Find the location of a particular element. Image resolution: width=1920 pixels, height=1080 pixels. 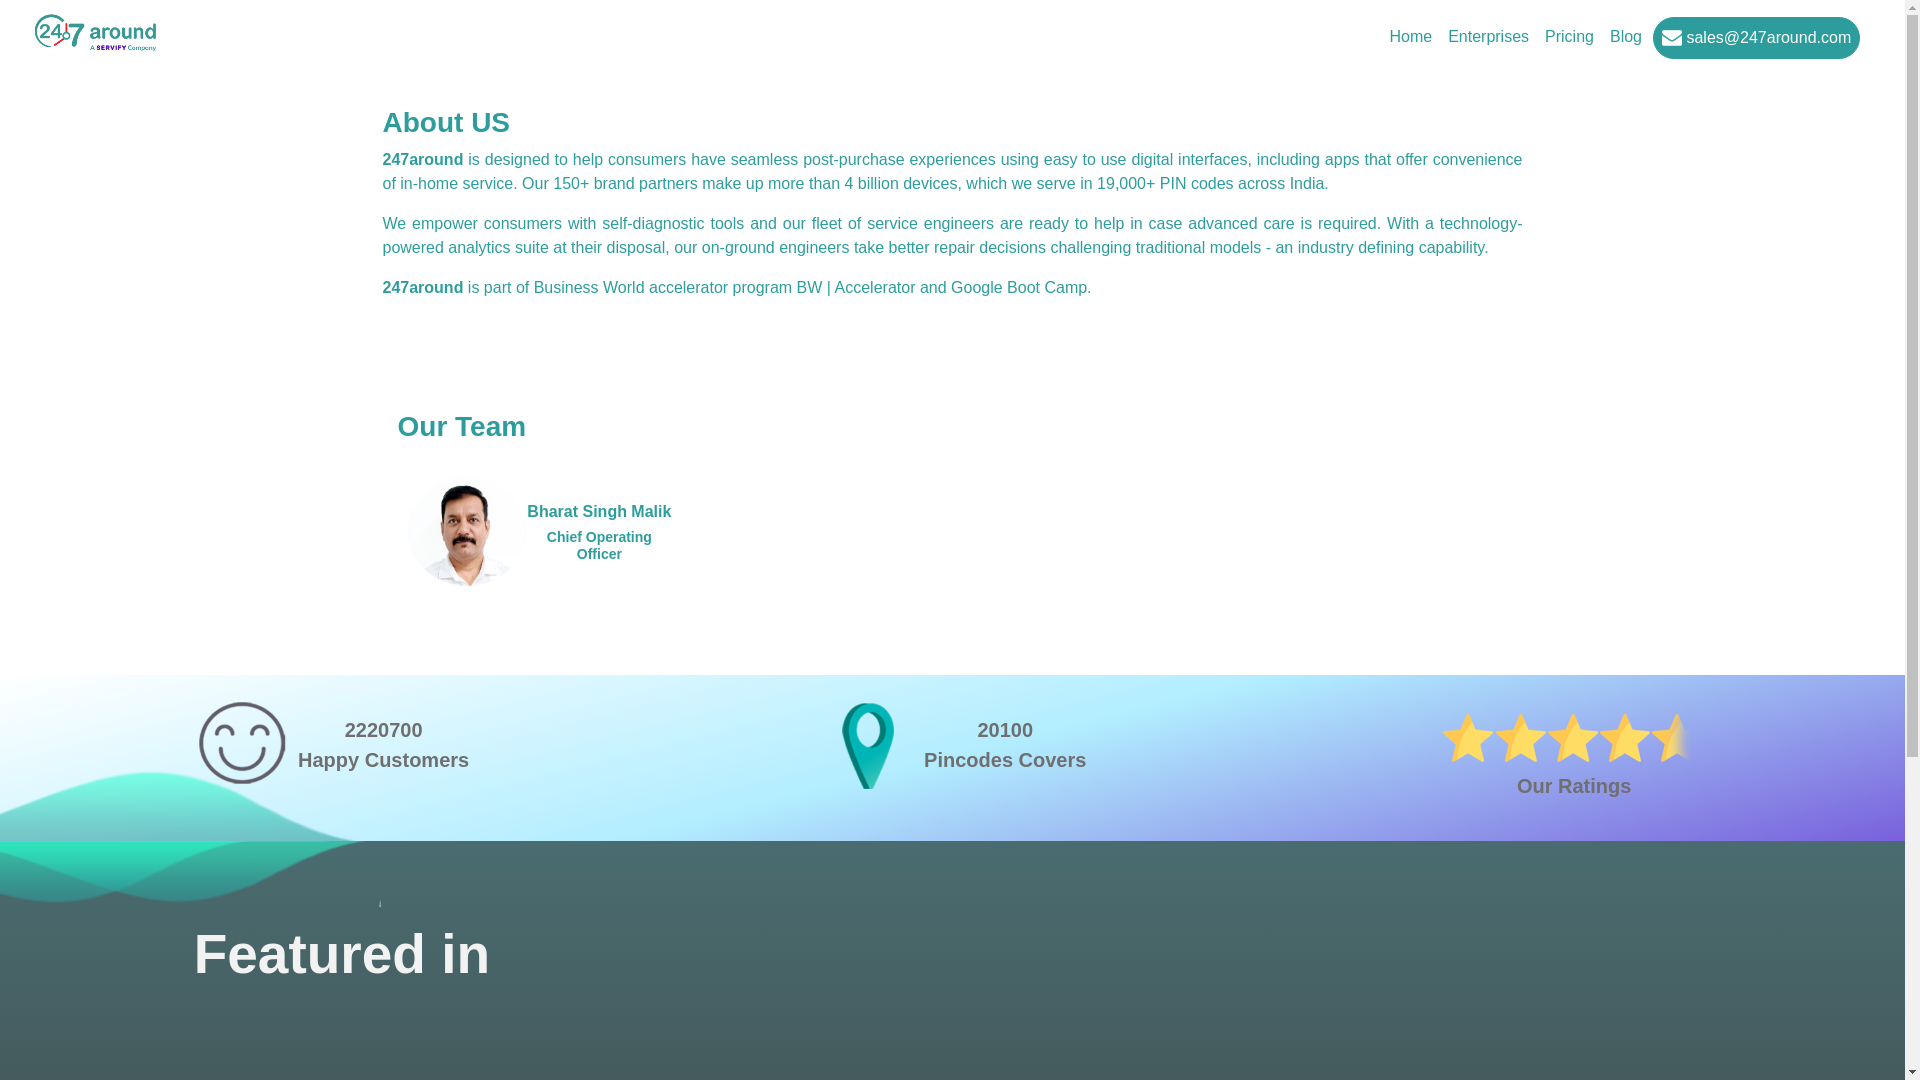

'sales@247around.com' is located at coordinates (1755, 38).